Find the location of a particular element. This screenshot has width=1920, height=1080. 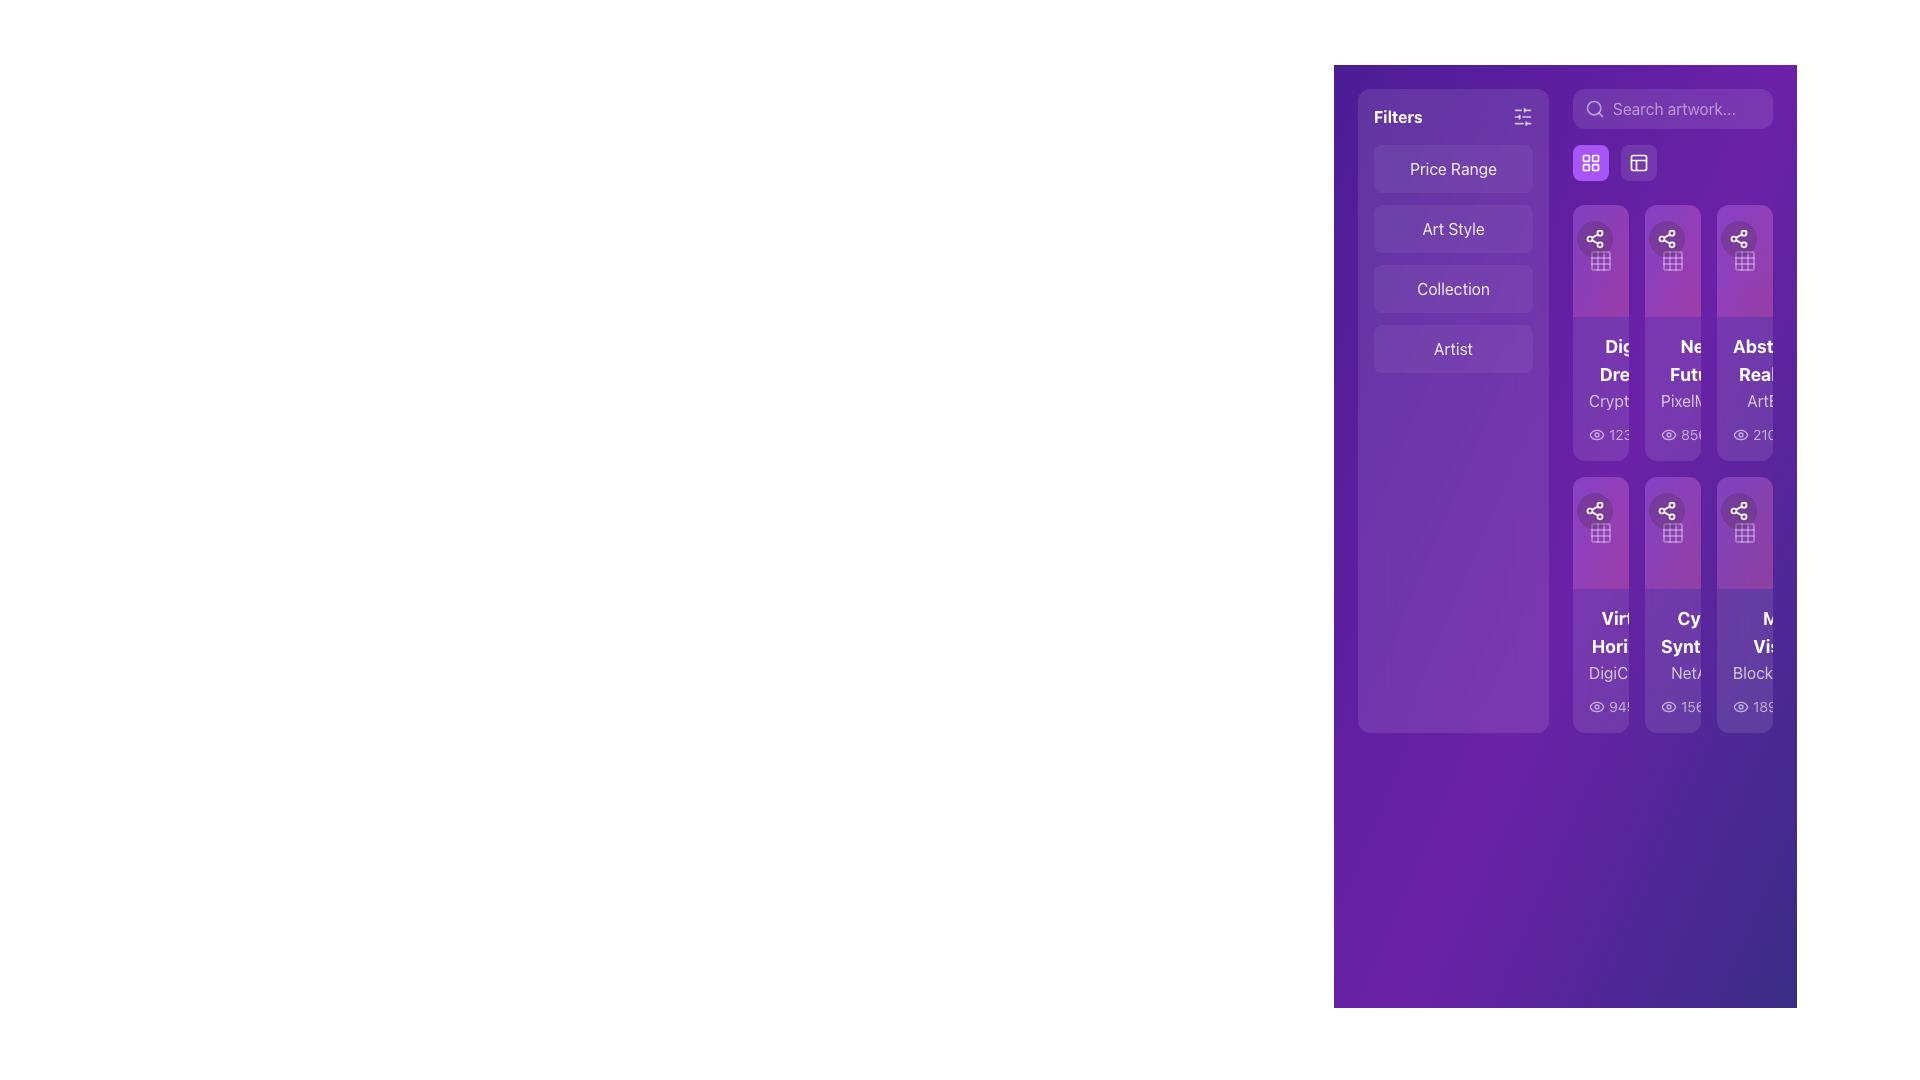

the textual information displaying the view count associated with the 'Virtual HorizonsDigiCreator1.5 ETH' section, located near the bottom-right corner beneath the 'DigiCreator' text is located at coordinates (1601, 705).